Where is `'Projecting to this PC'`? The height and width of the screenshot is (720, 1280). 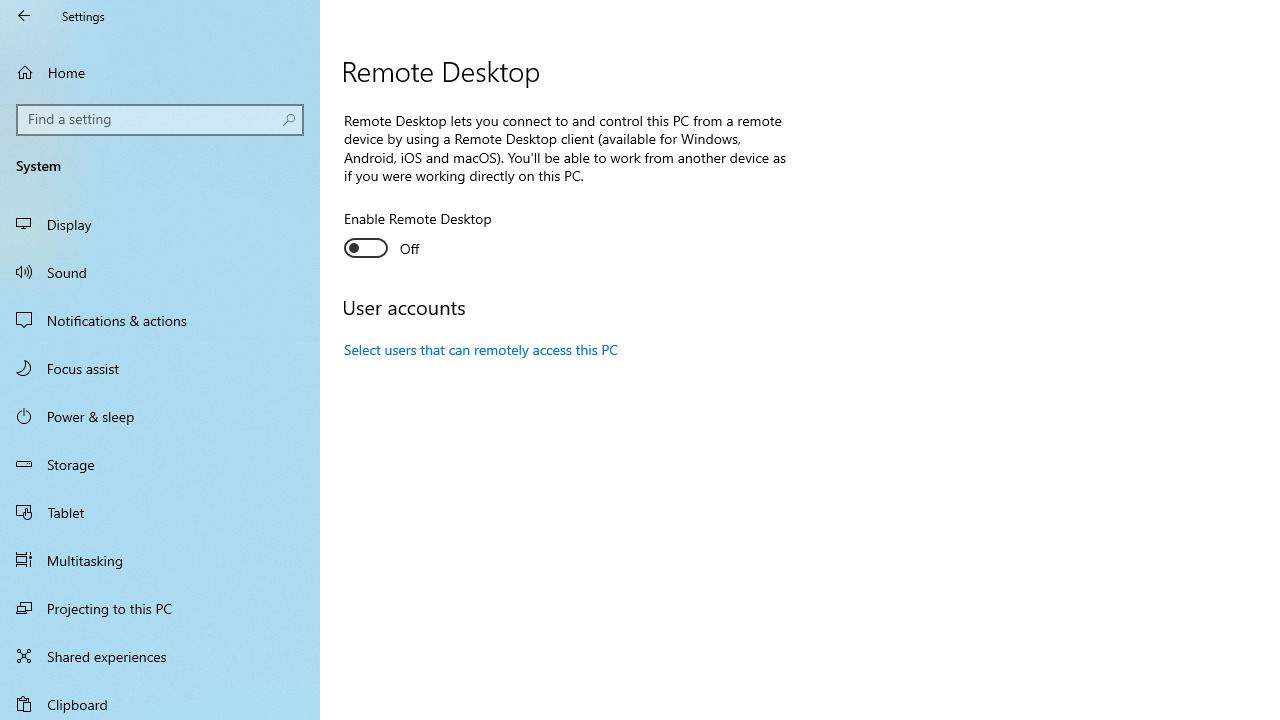
'Projecting to this PC' is located at coordinates (160, 607).